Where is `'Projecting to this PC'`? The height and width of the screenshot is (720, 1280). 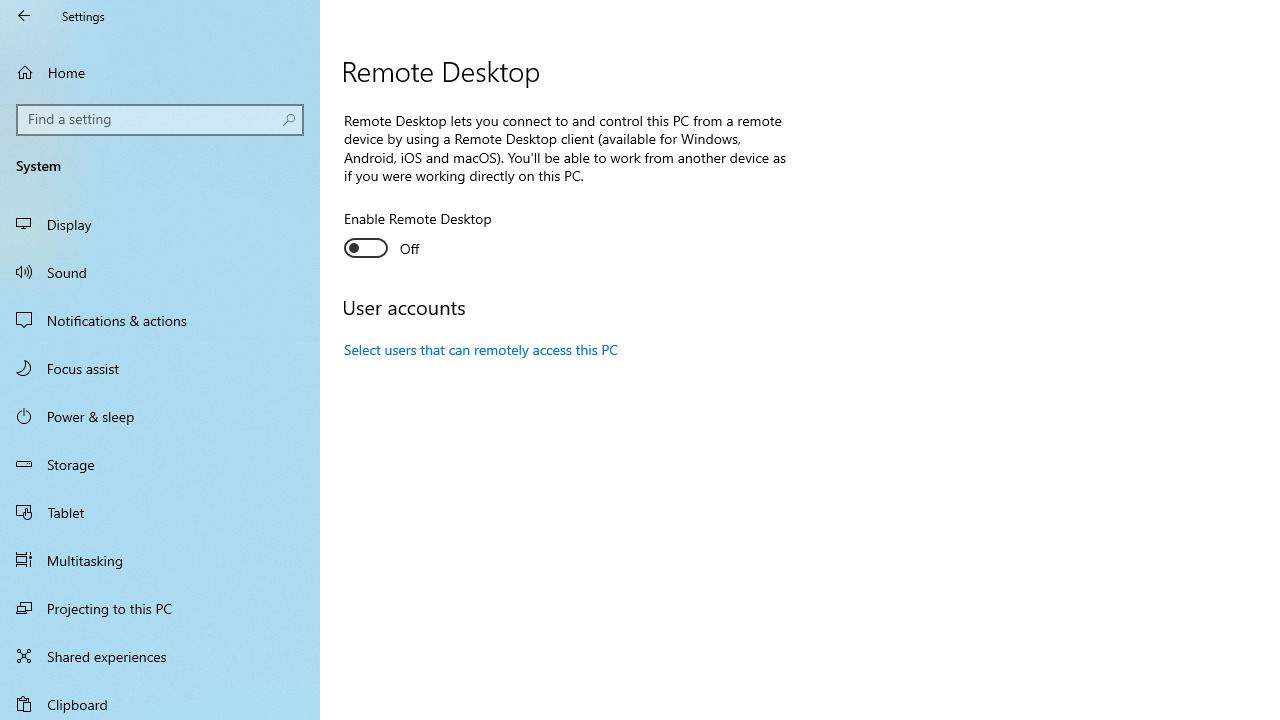
'Projecting to this PC' is located at coordinates (160, 607).